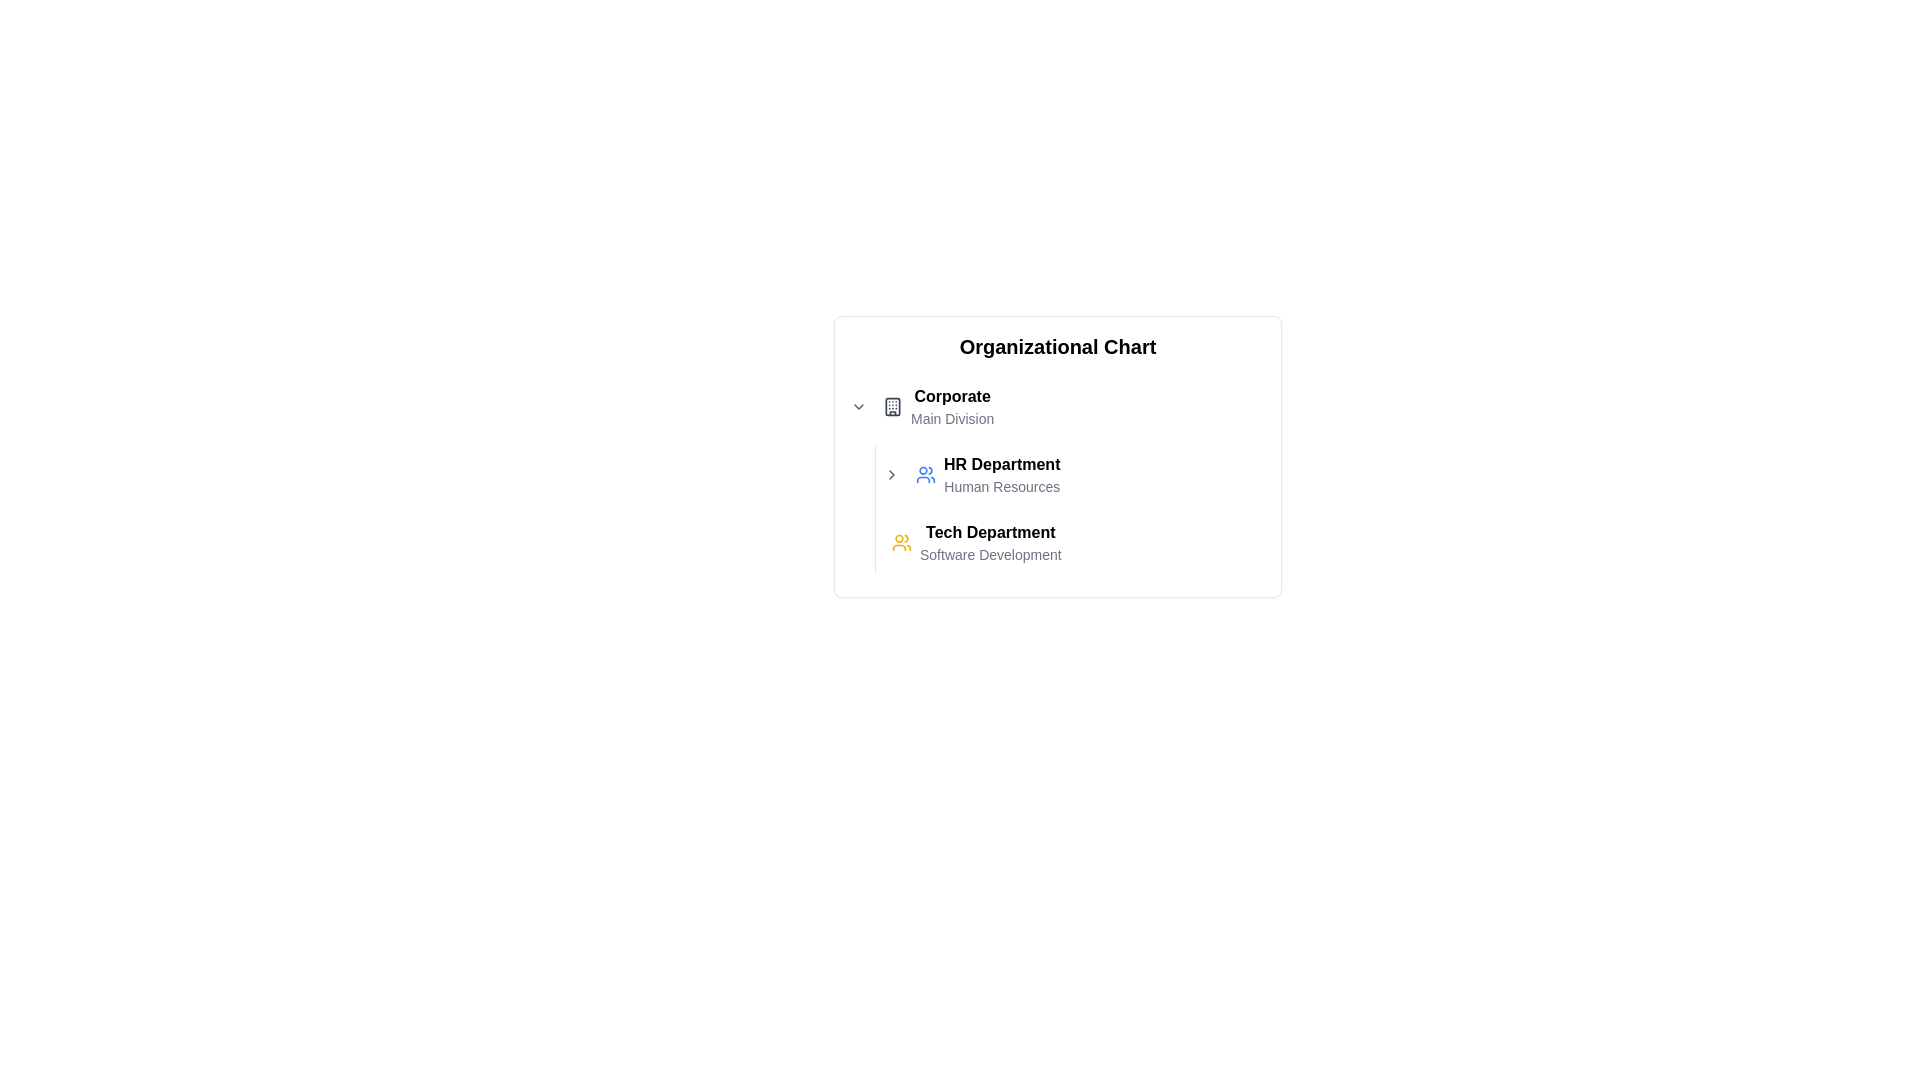  I want to click on the text label displaying 'HR Department' which is bold and located below the 'Corporate' header, to interact with it, so click(1002, 474).